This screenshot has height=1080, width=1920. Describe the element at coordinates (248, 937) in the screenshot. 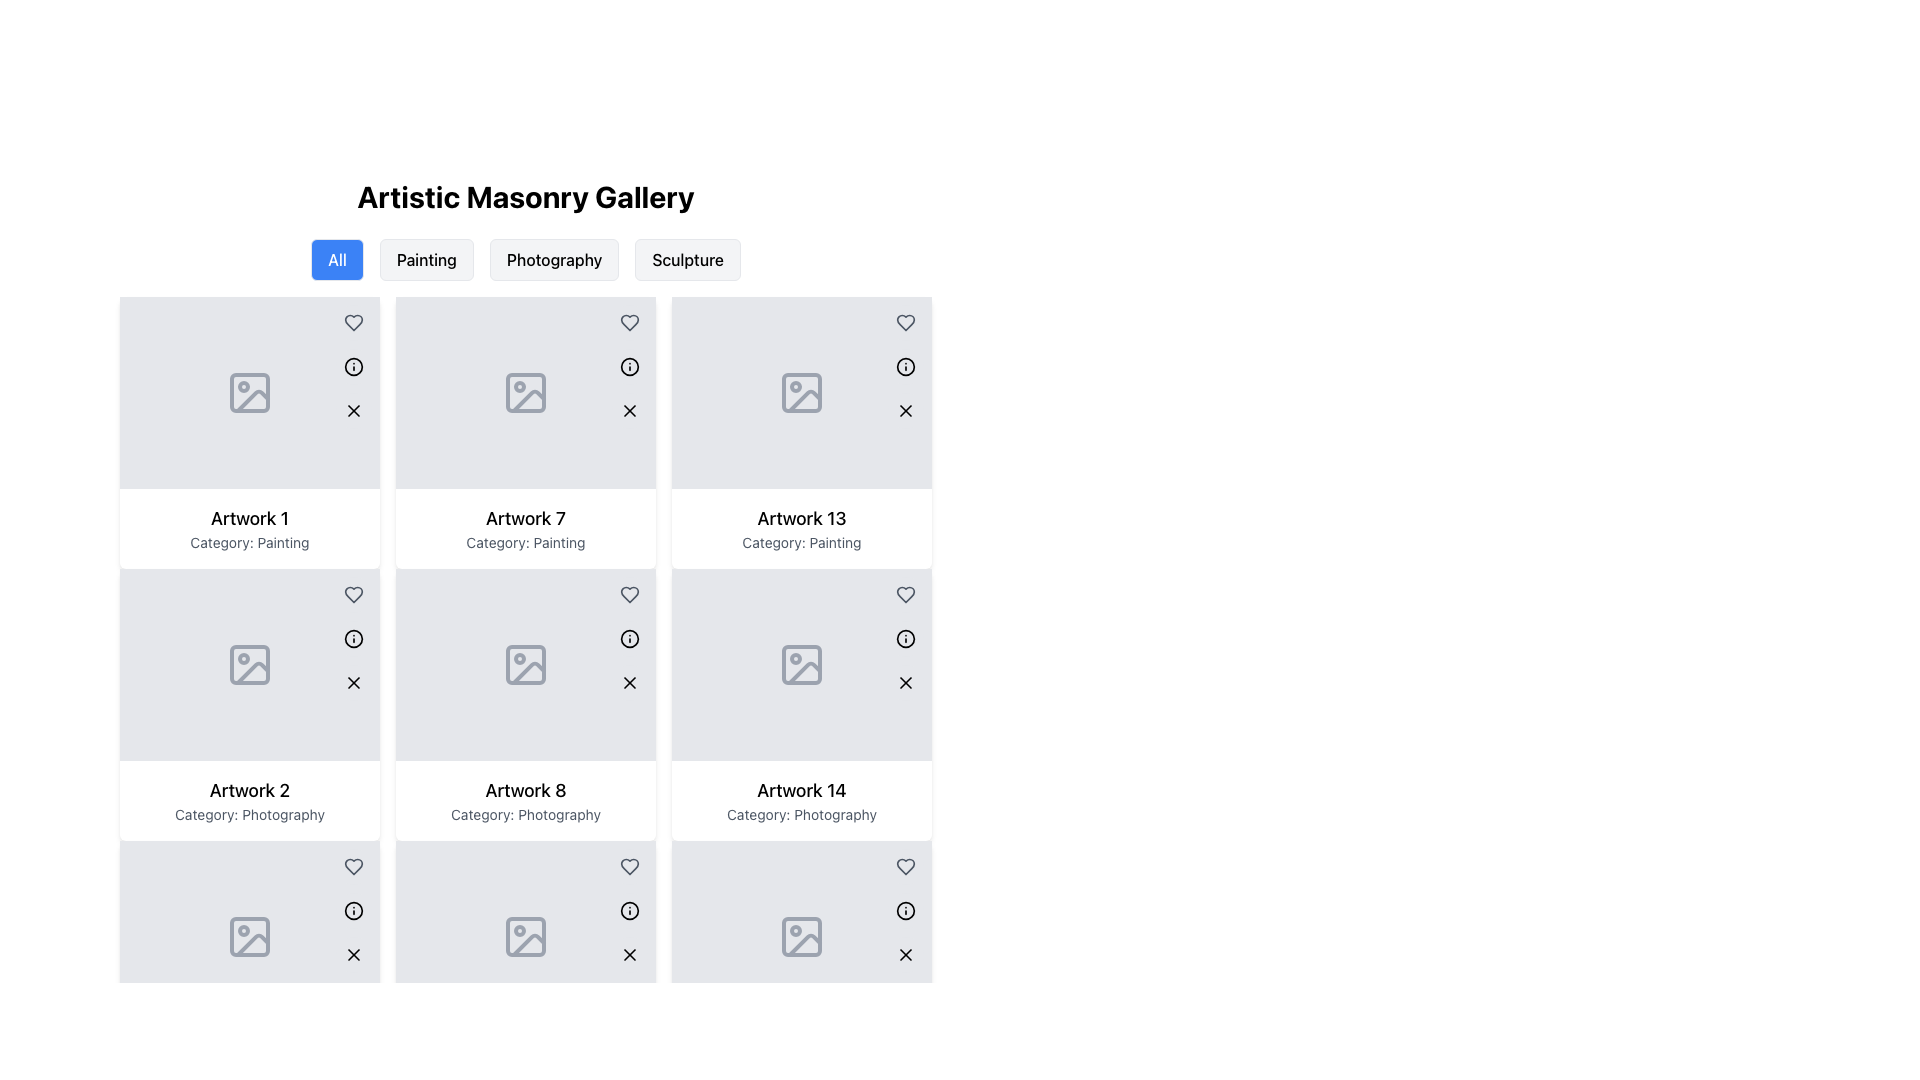

I see `the small rectangular graphical component with rounded corners located within the picture icon of the last item in the leftmost column of the gallery, beneath 'Artwork 2' and 'Category: Photography'` at that location.